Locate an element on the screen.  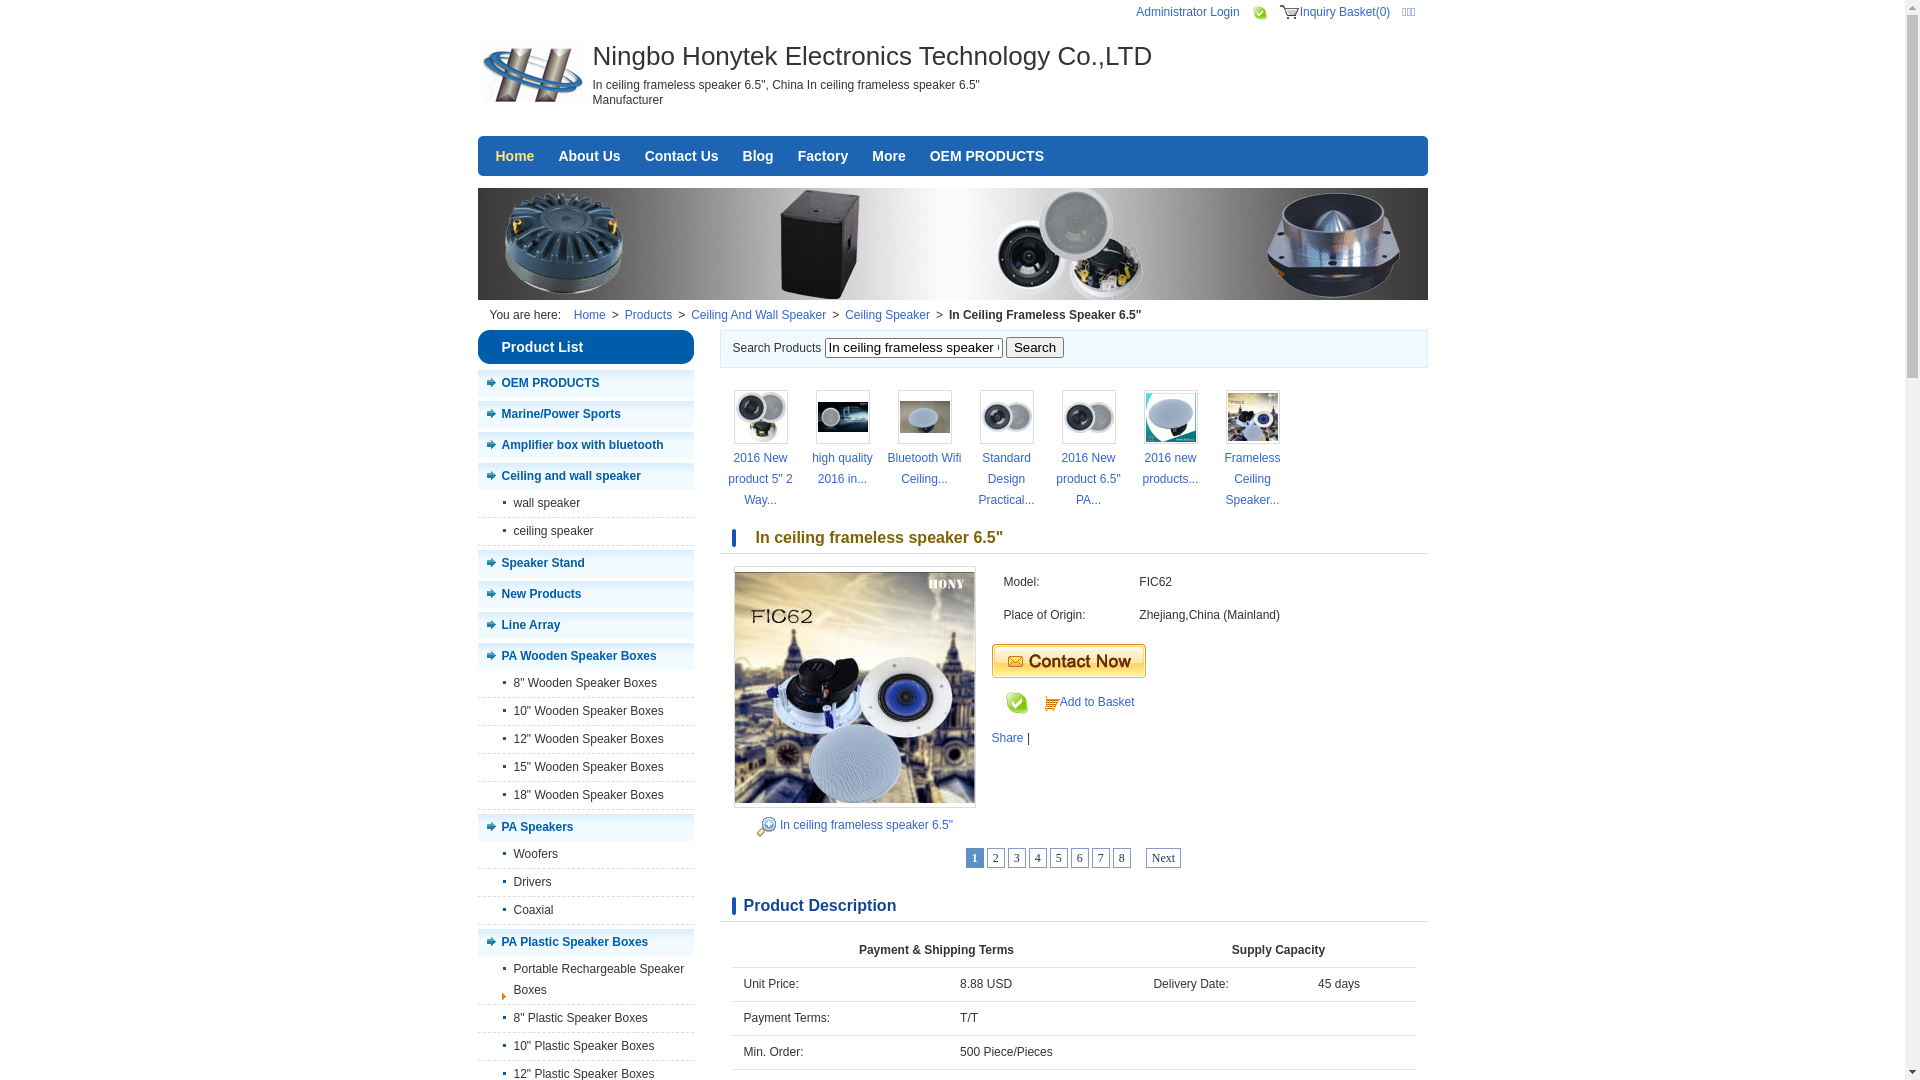
'Ceiling Speaker' is located at coordinates (886, 315).